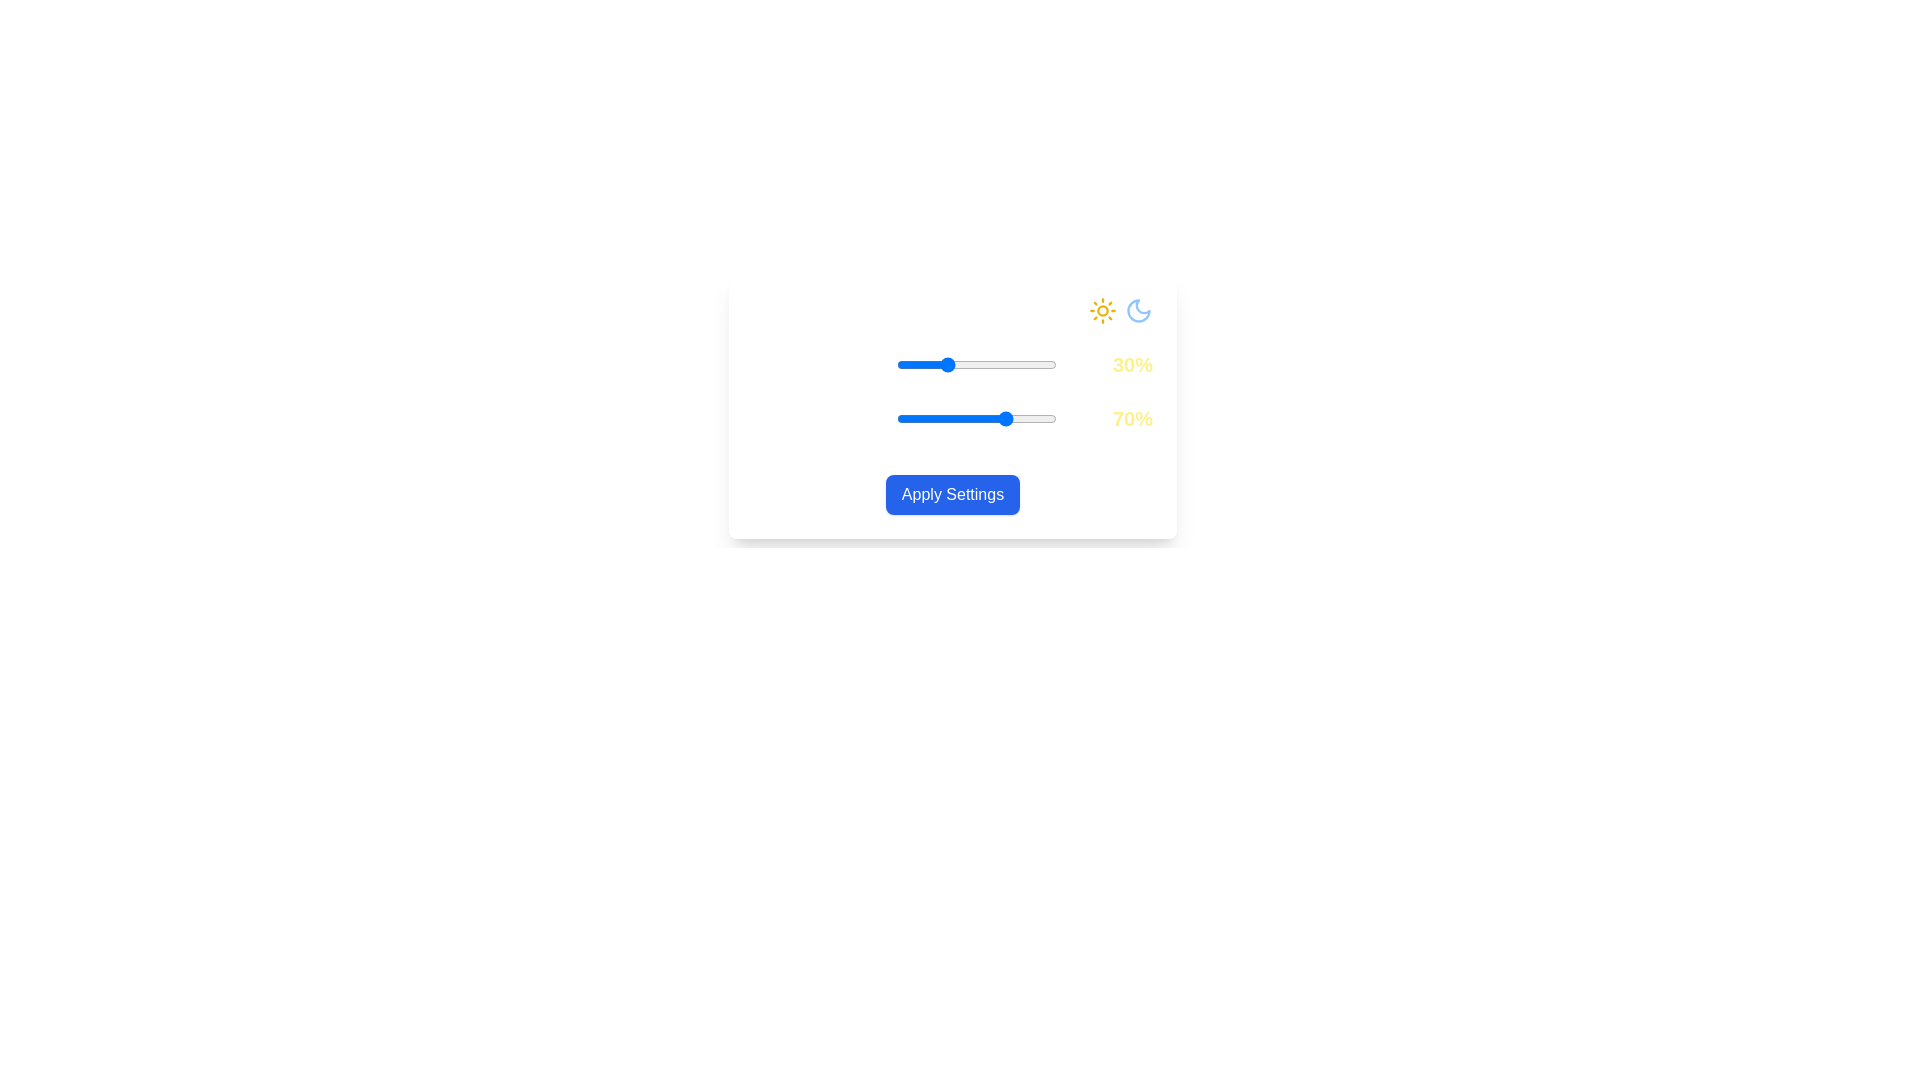 The height and width of the screenshot is (1080, 1920). I want to click on the Daylight Intensity slider to 46%, so click(970, 365).